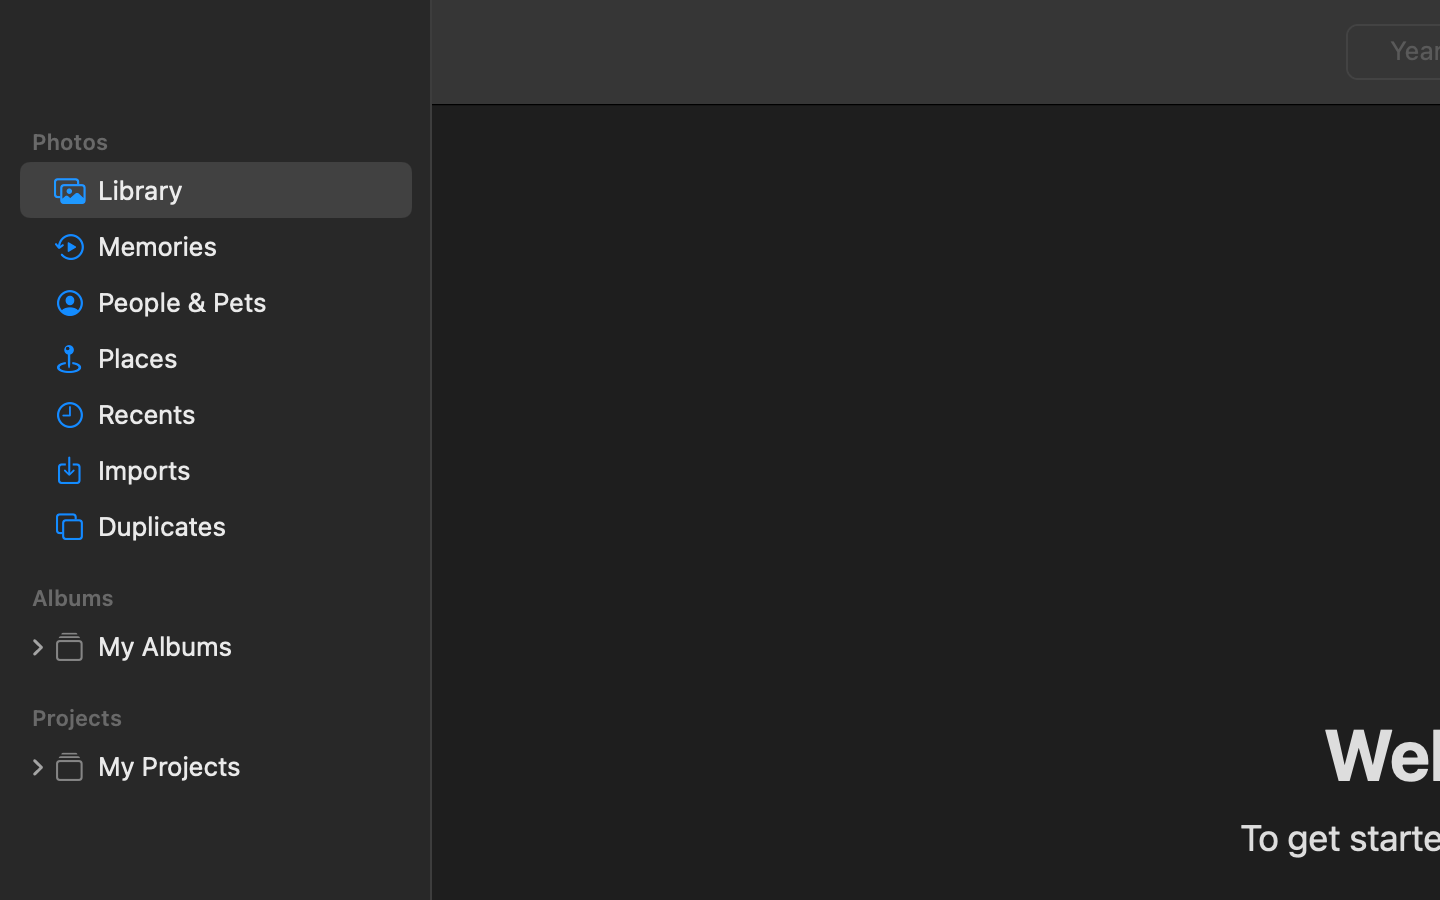 This screenshot has height=900, width=1440. What do you see at coordinates (245, 414) in the screenshot?
I see `'Recents'` at bounding box center [245, 414].